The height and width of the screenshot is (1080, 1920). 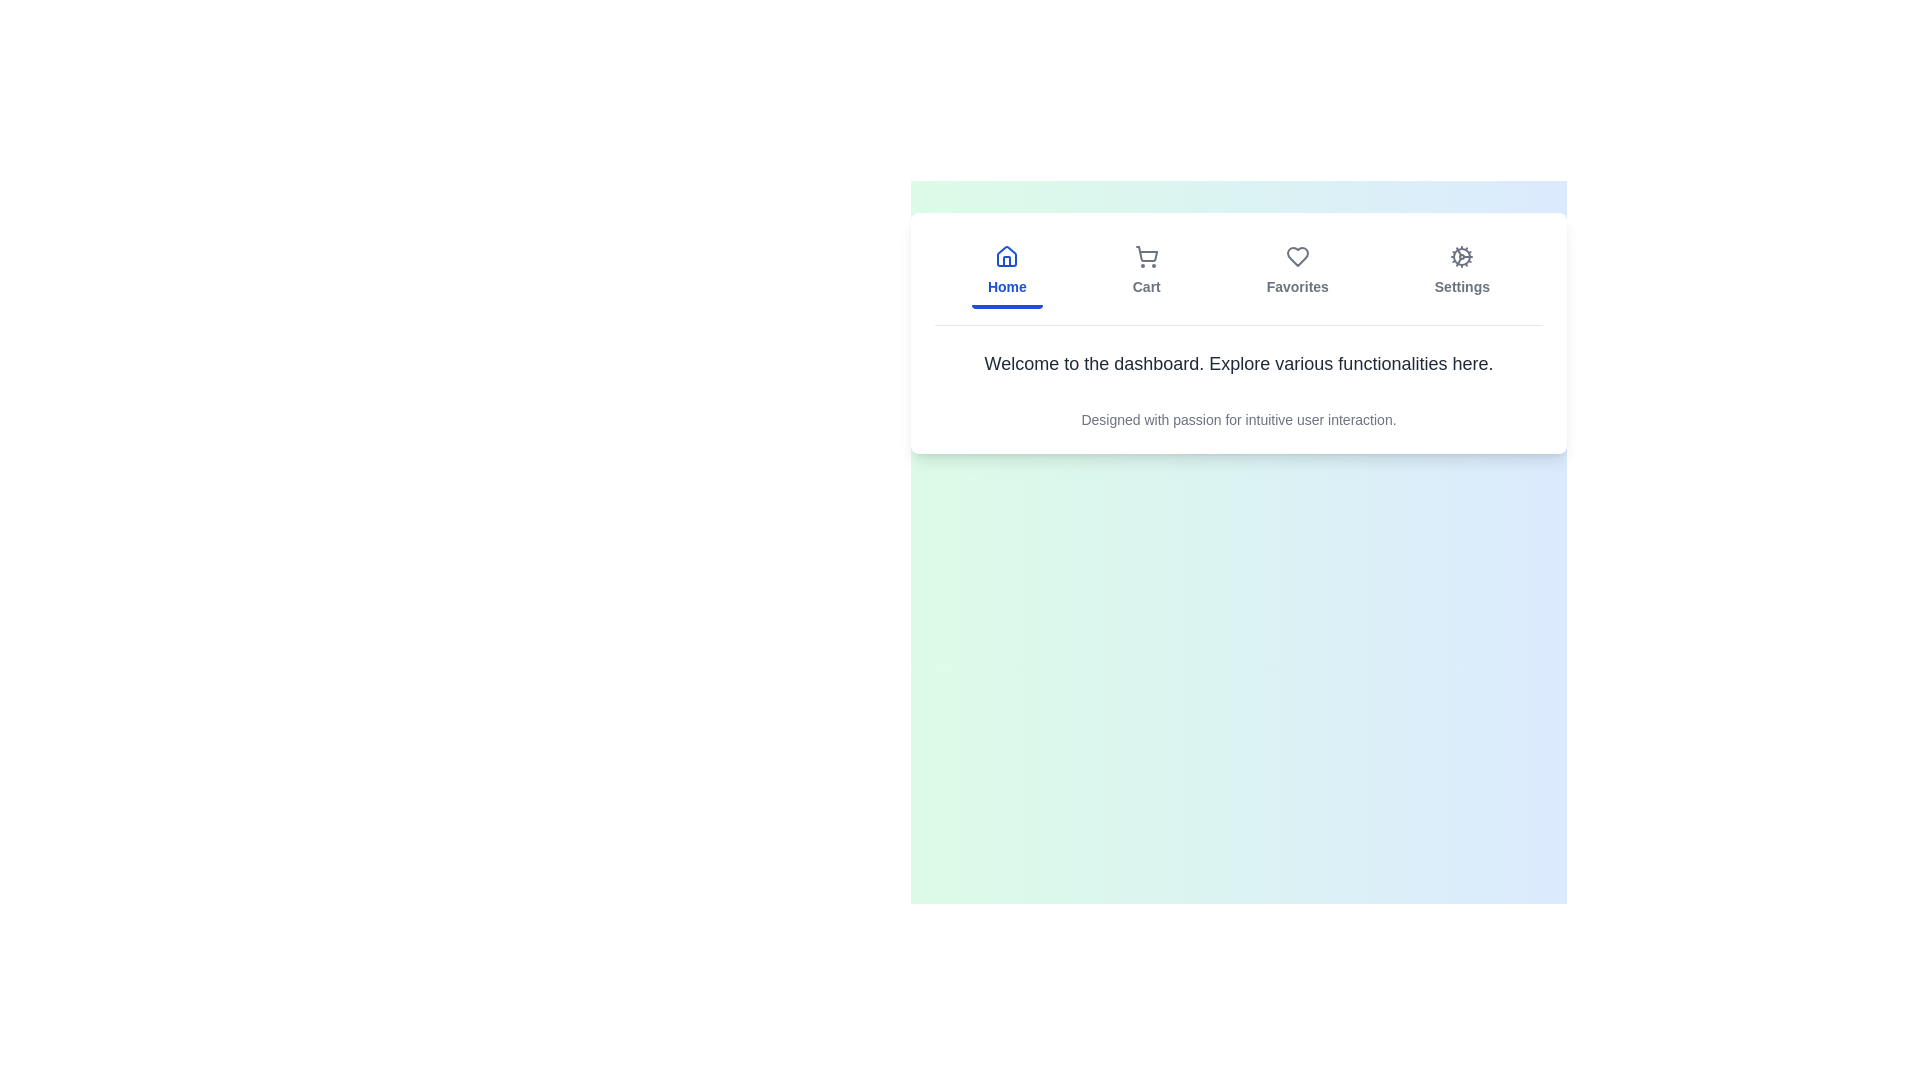 I want to click on the heart-shaped SVG icon located above the text label 'Favorites' in the navigation bar, so click(x=1297, y=256).